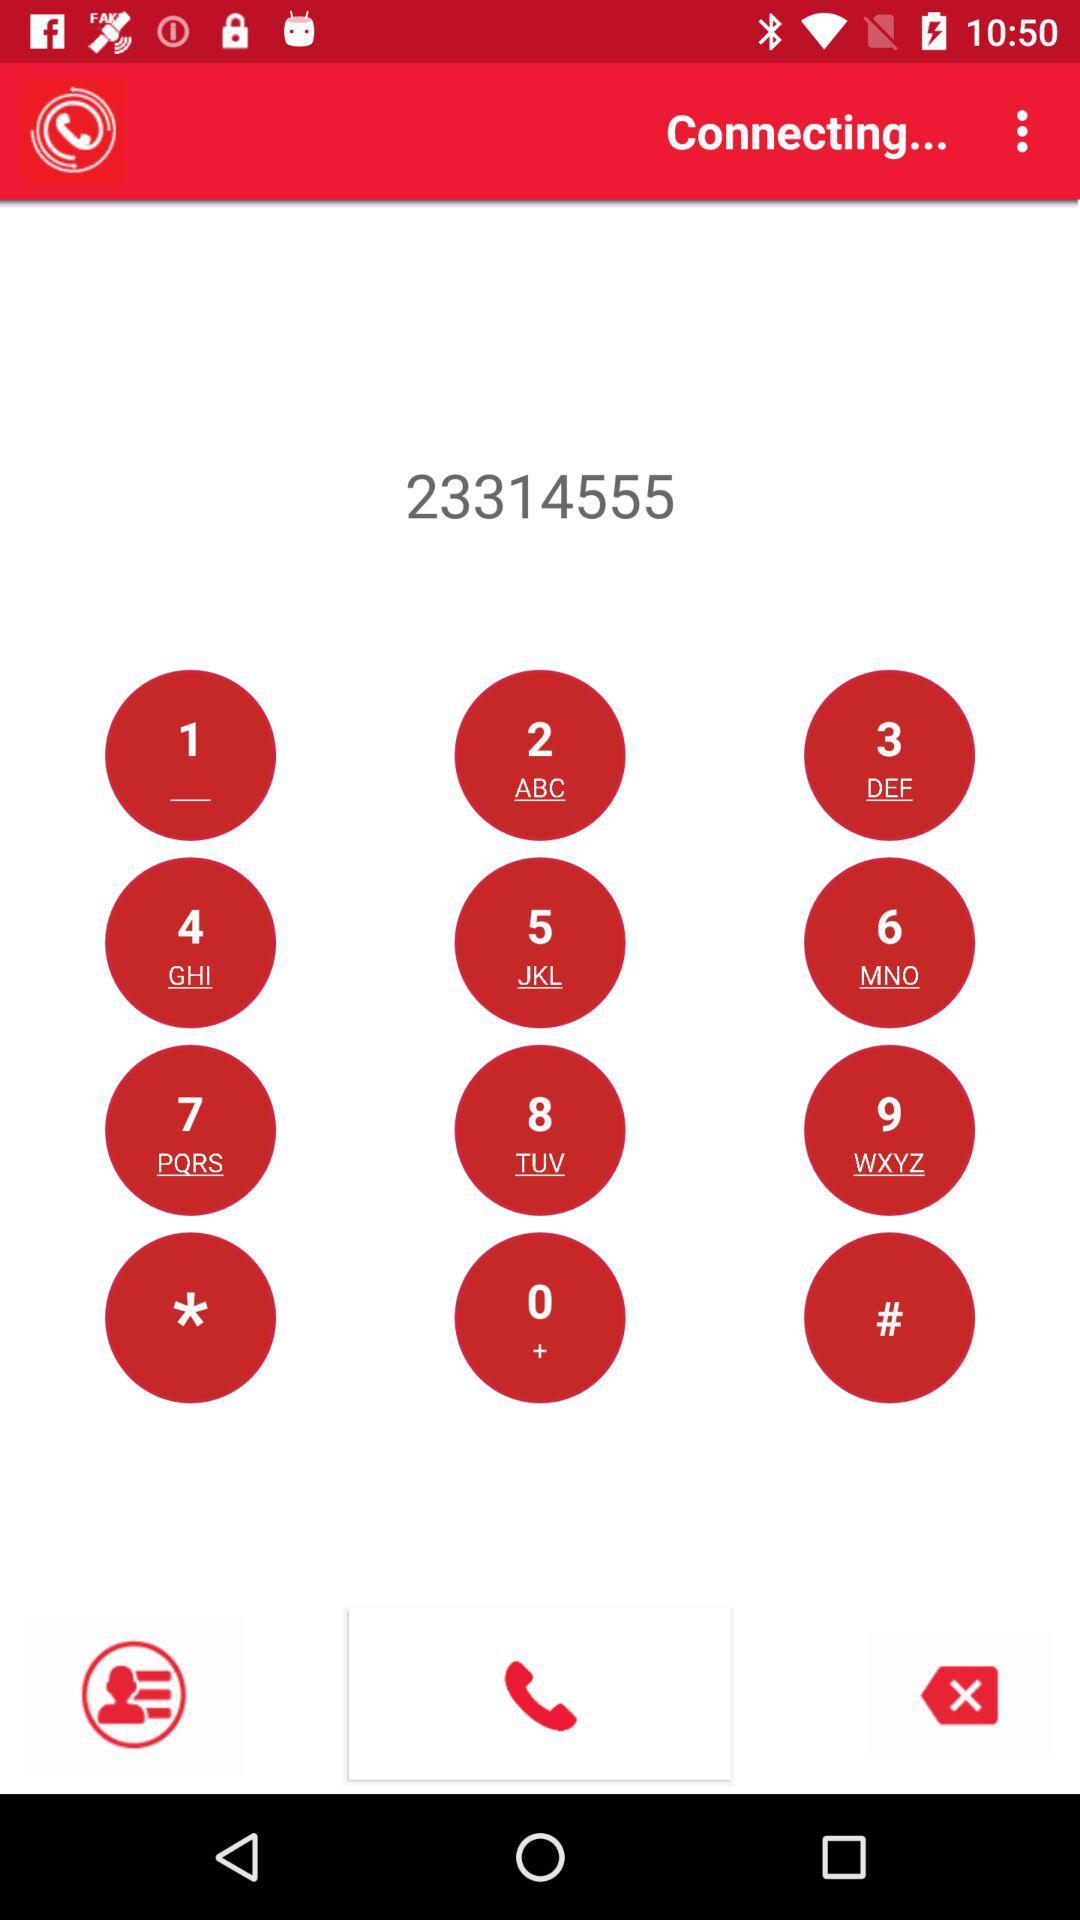  I want to click on the call icon, so click(538, 1692).